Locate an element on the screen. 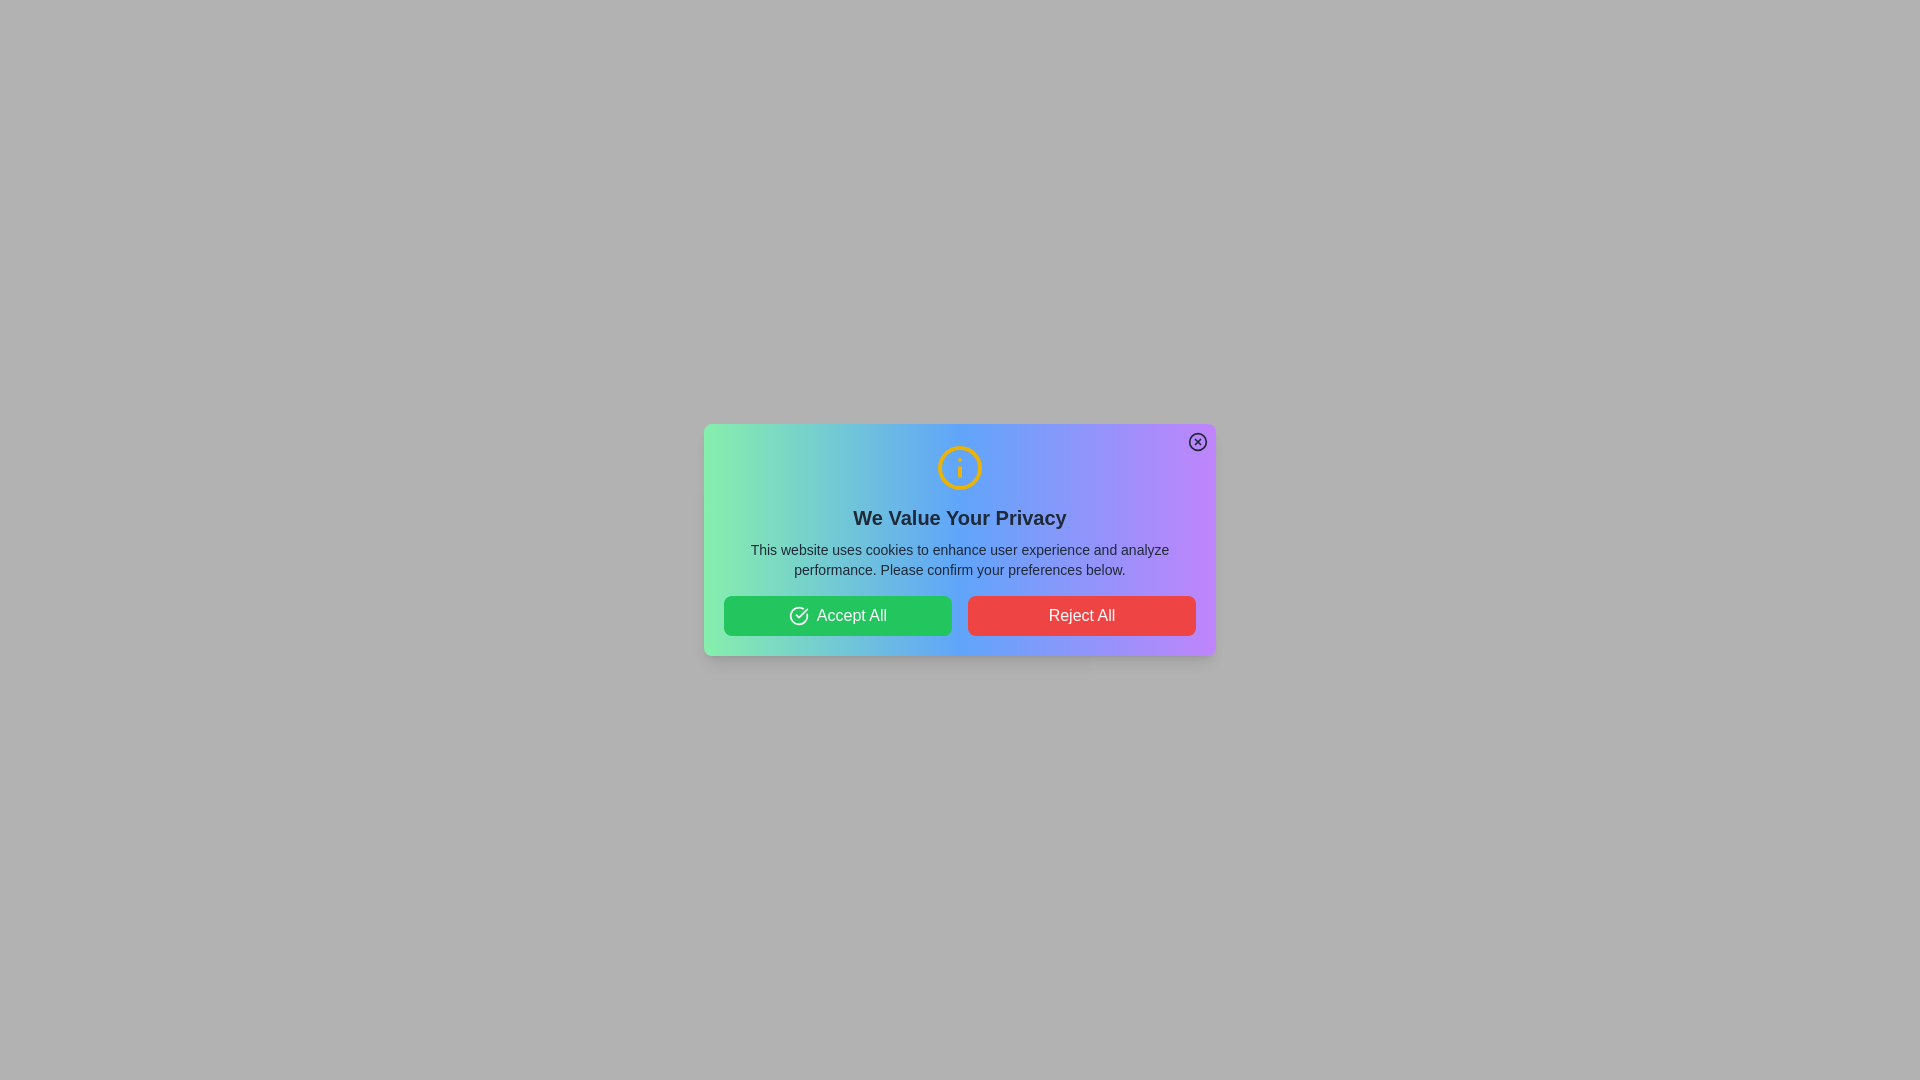 The height and width of the screenshot is (1080, 1920). the background outside the dialog box to dismiss it is located at coordinates (99, 100).